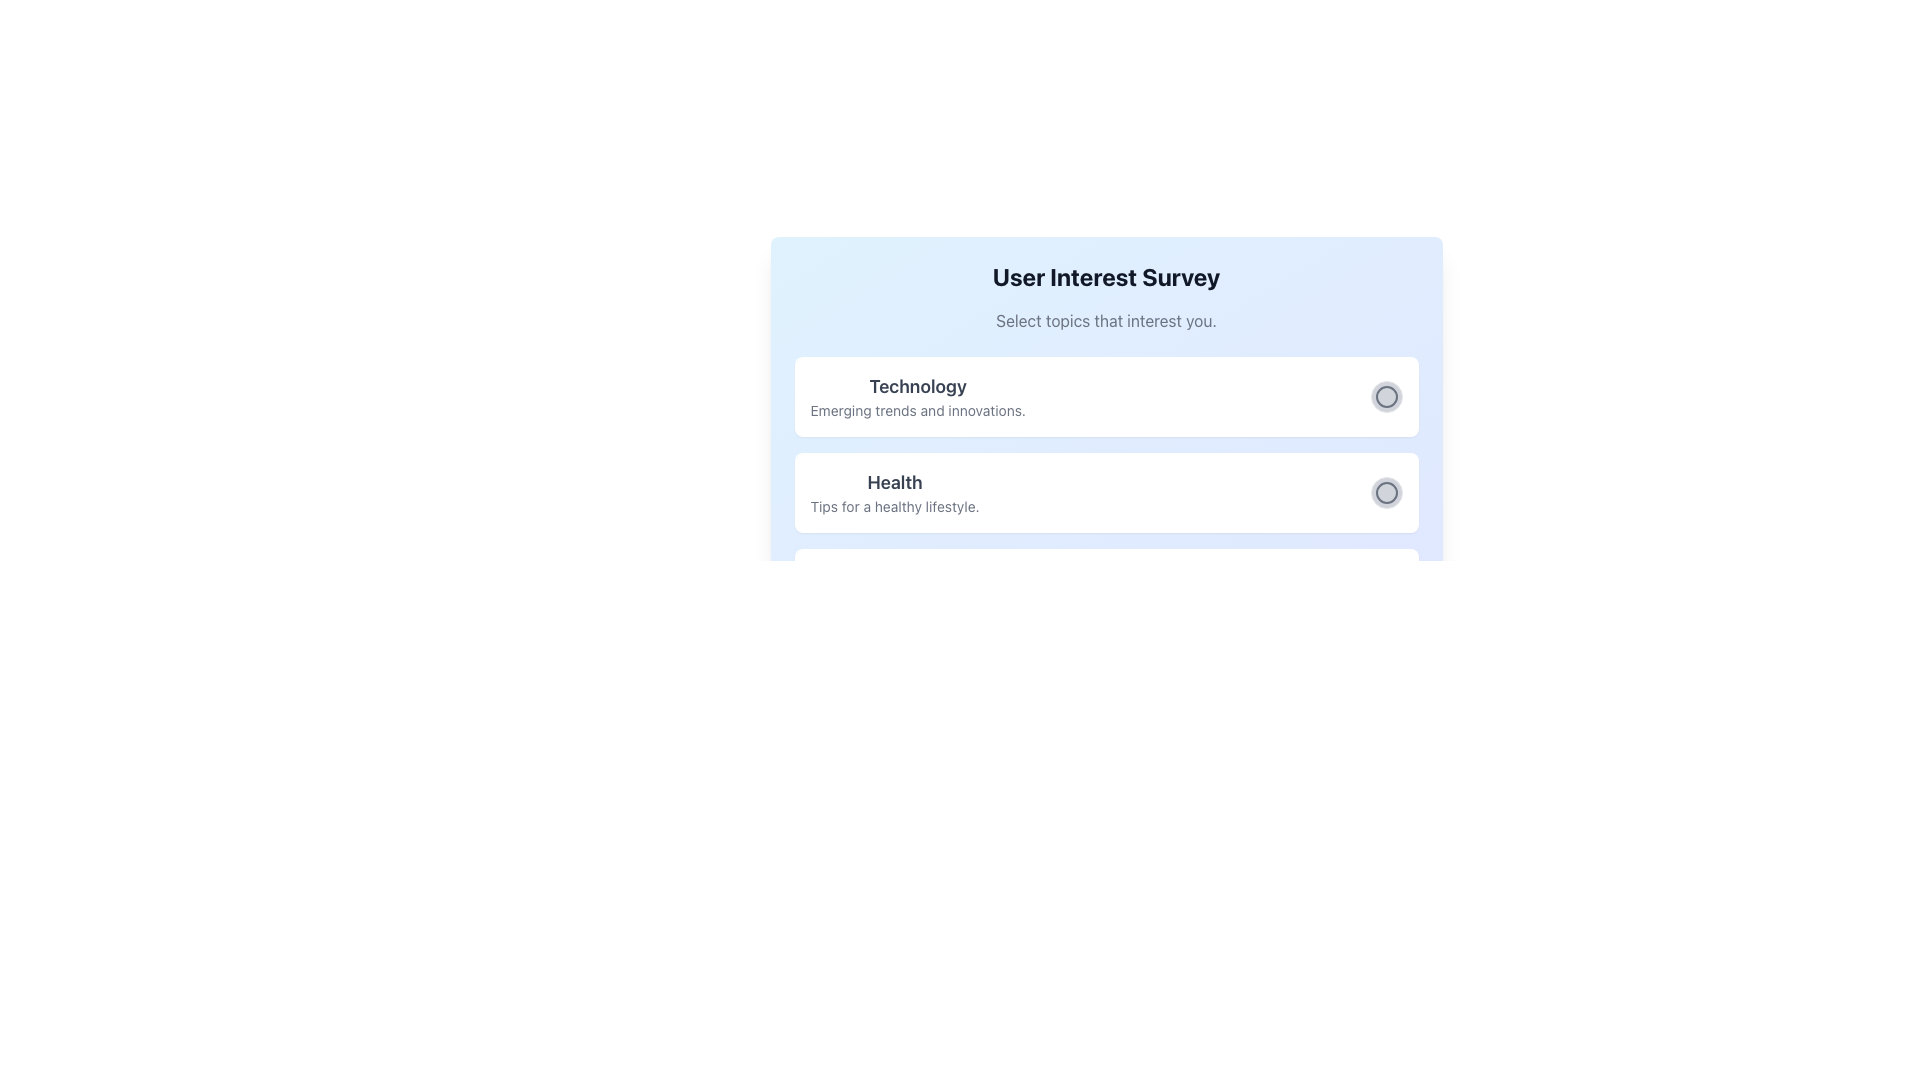 Image resolution: width=1920 pixels, height=1080 pixels. I want to click on the static text element that displays 'Health' in bold and larger font, with the description 'Tips for a healthy lifestyle.' below it, located within the 'Health' card, the second card in the vertical list, so click(894, 493).